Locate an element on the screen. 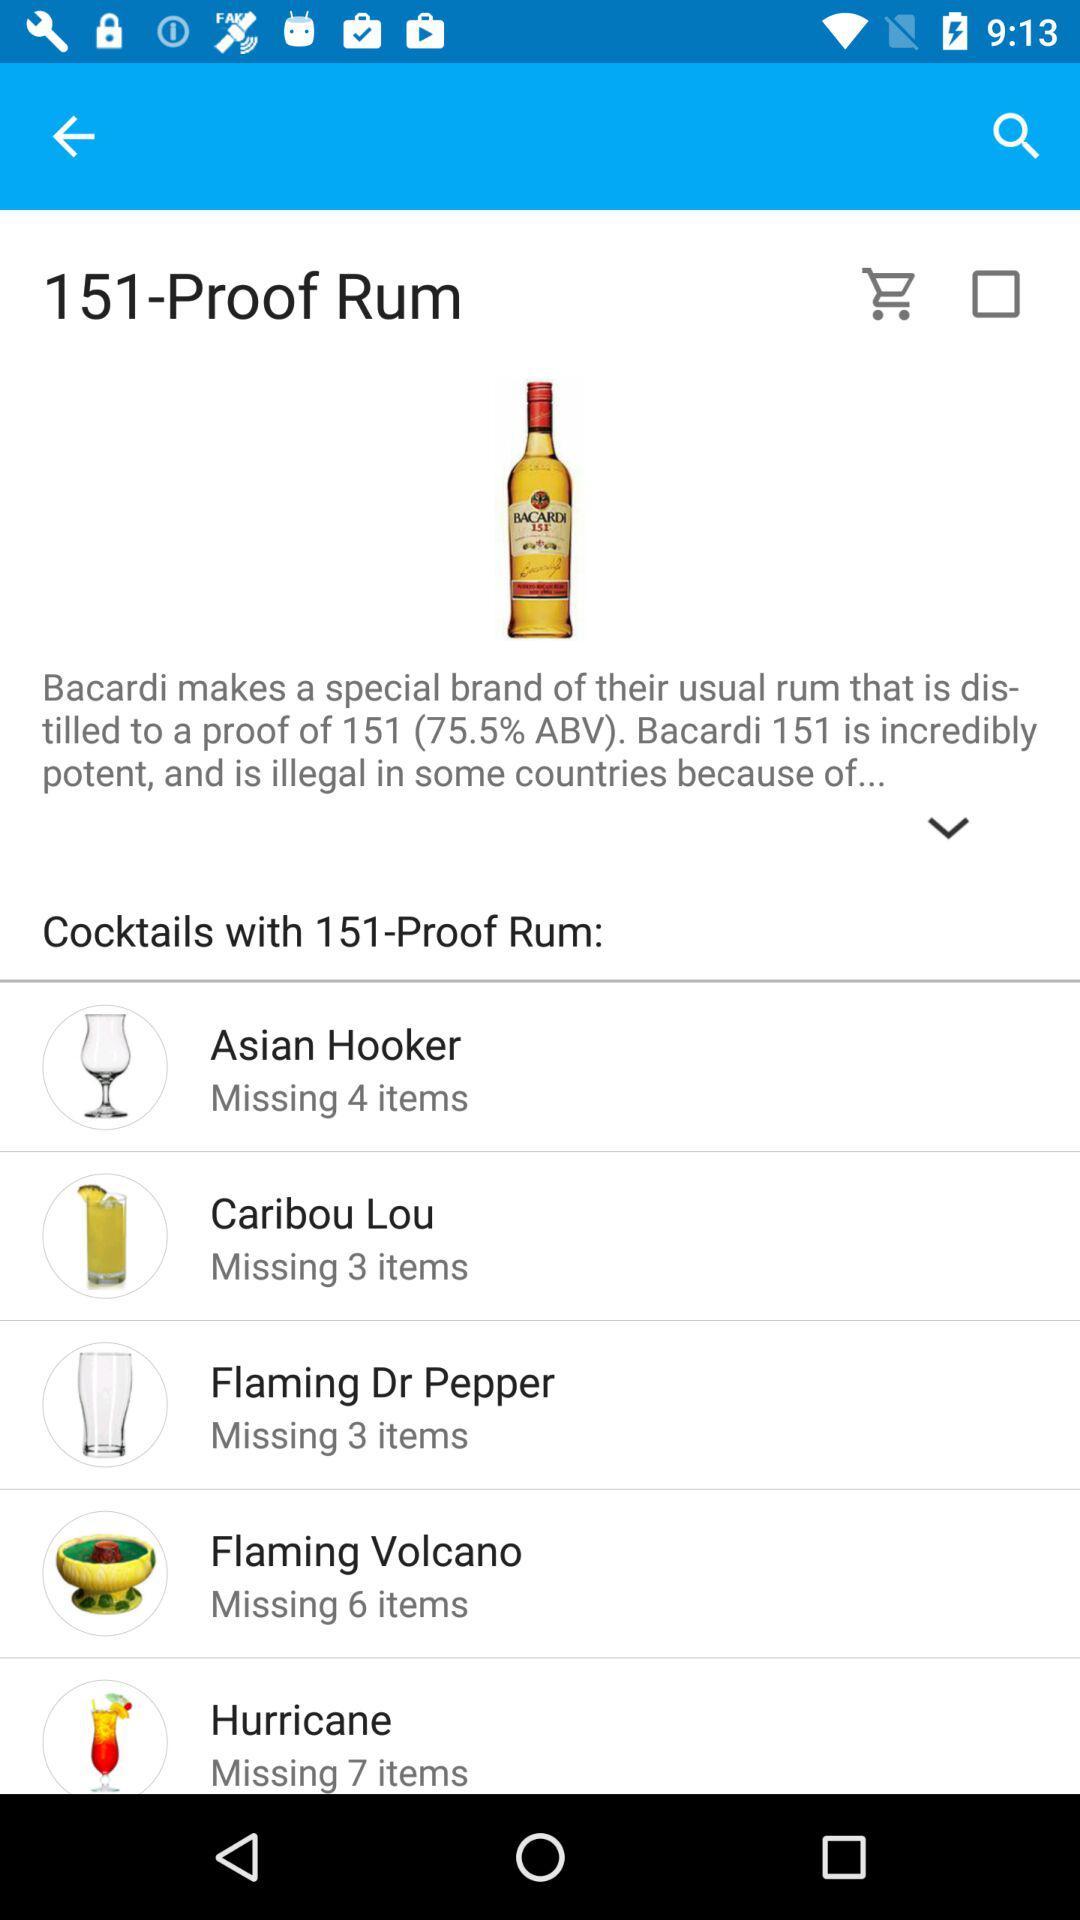 Image resolution: width=1080 pixels, height=1920 pixels. the hurricane icon is located at coordinates (591, 1712).